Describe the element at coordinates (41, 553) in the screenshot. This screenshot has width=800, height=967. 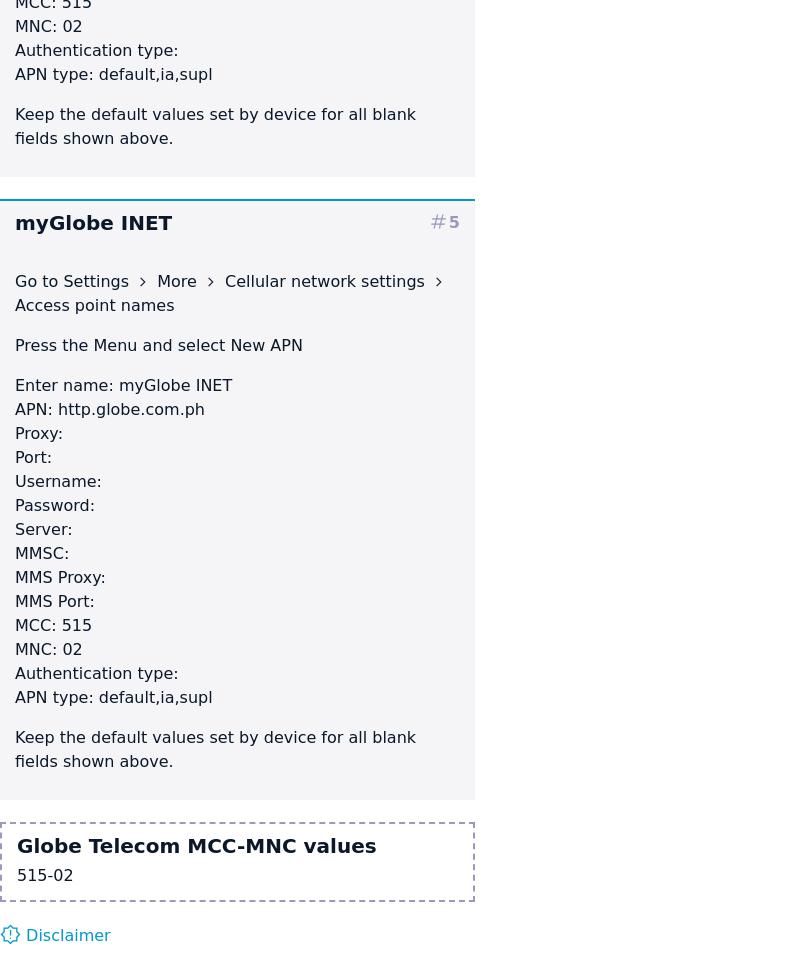
I see `'MMSC:'` at that location.